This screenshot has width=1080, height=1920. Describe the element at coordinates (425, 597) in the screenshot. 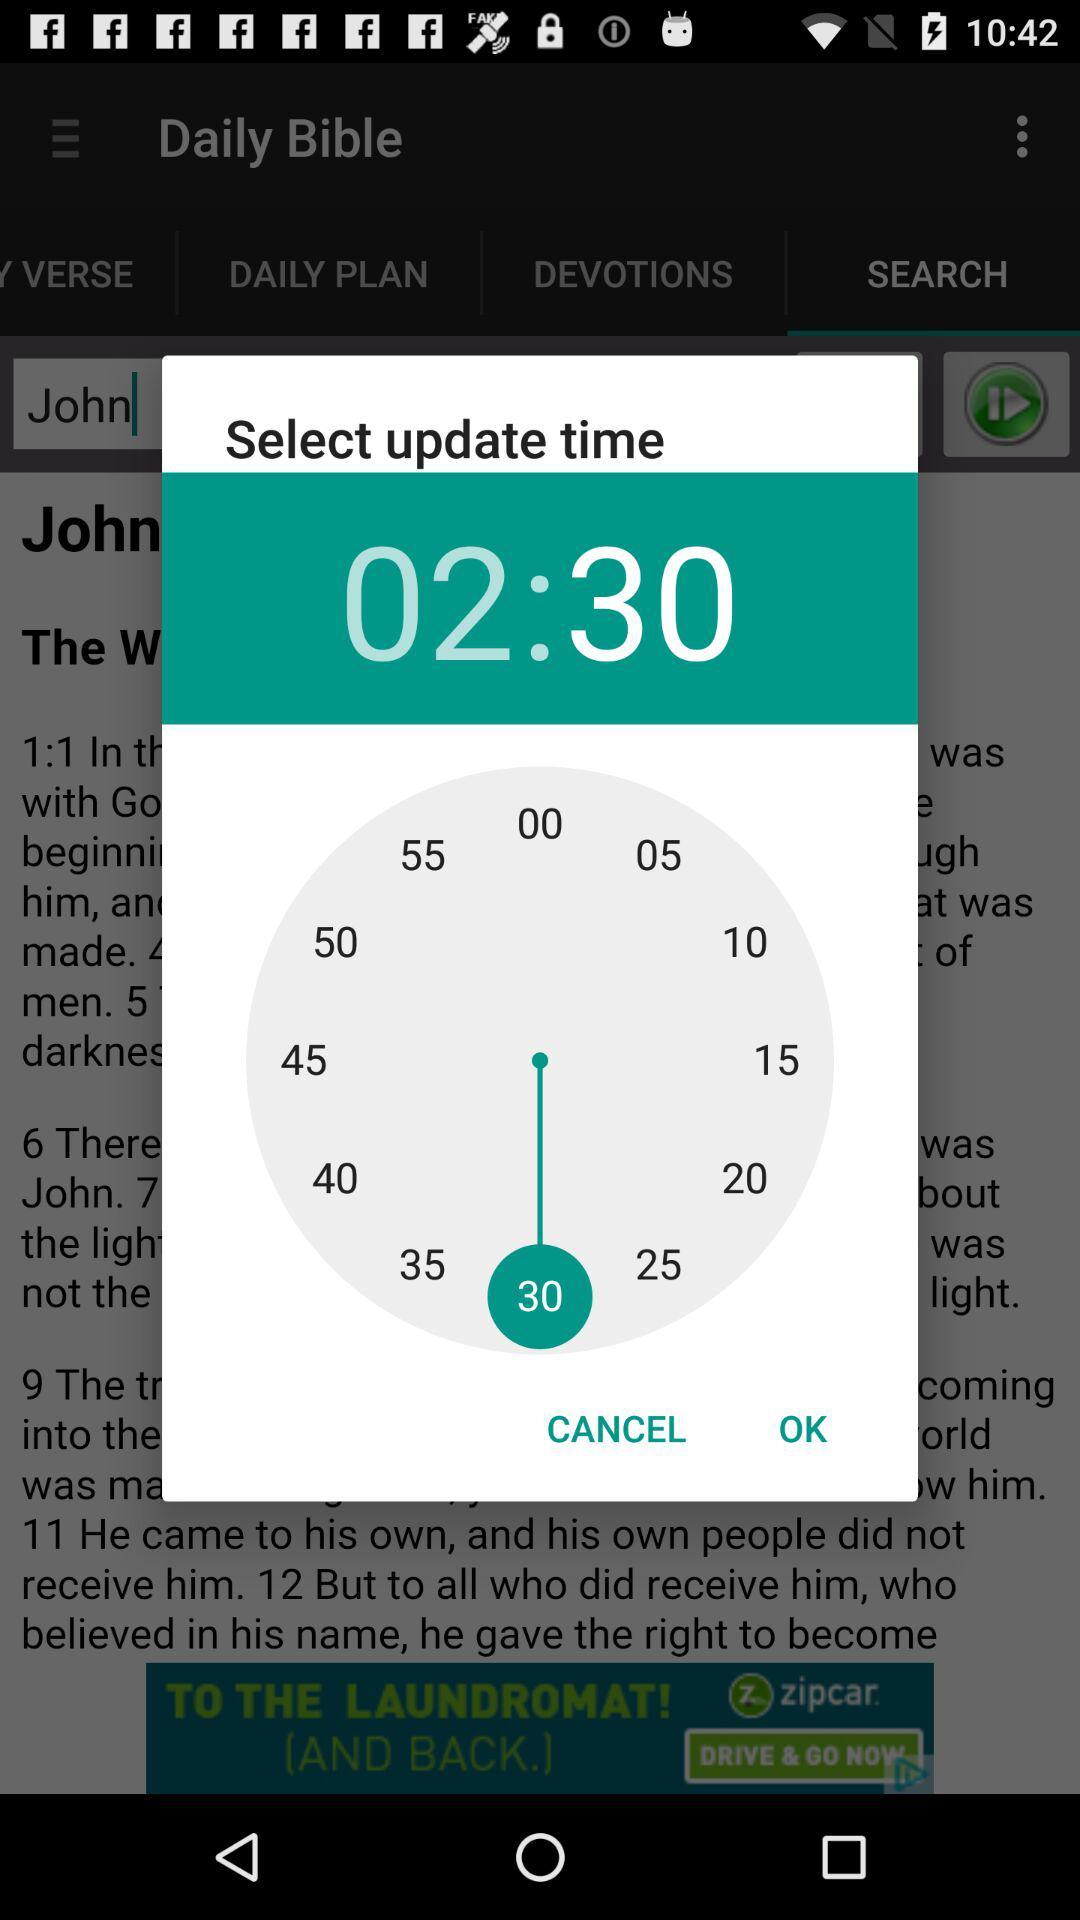

I see `icon next to the : icon` at that location.